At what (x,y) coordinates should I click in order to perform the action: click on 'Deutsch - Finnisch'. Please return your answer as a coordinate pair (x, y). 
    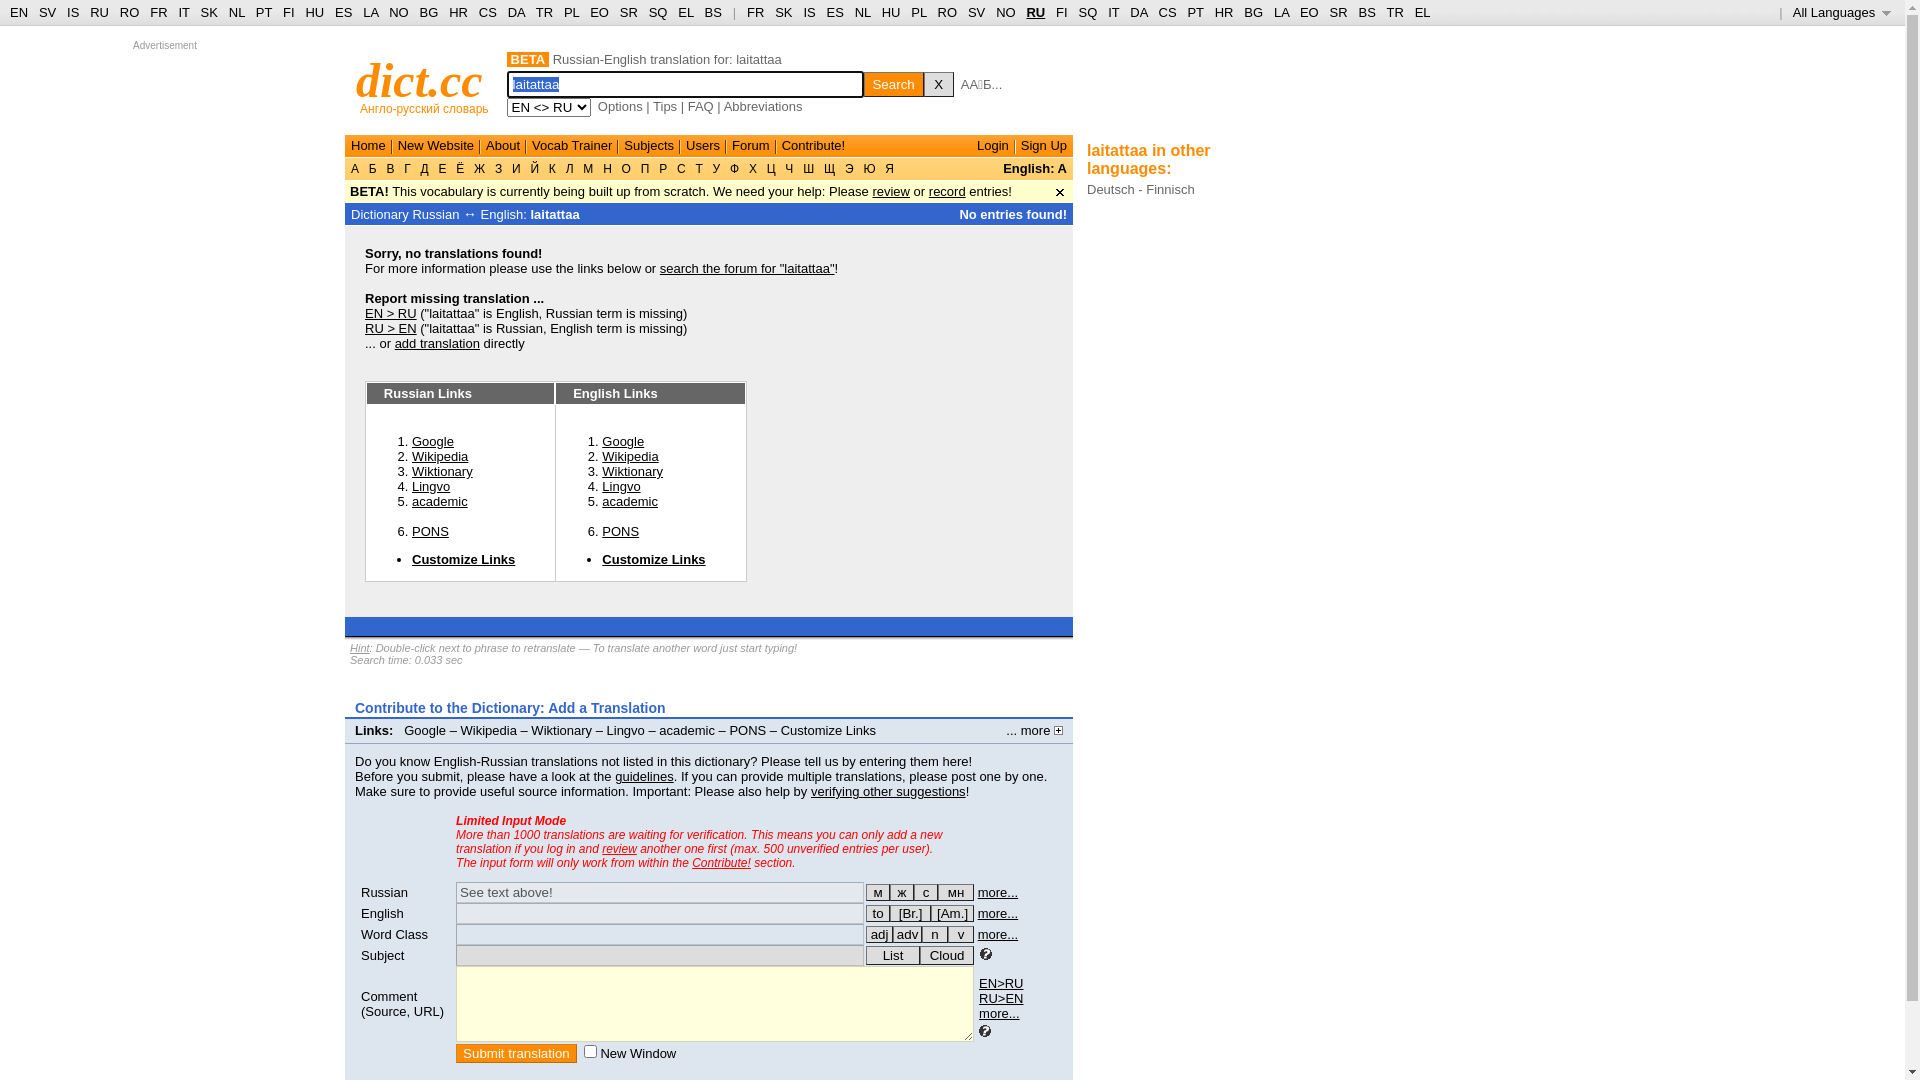
    Looking at the image, I should click on (1141, 189).